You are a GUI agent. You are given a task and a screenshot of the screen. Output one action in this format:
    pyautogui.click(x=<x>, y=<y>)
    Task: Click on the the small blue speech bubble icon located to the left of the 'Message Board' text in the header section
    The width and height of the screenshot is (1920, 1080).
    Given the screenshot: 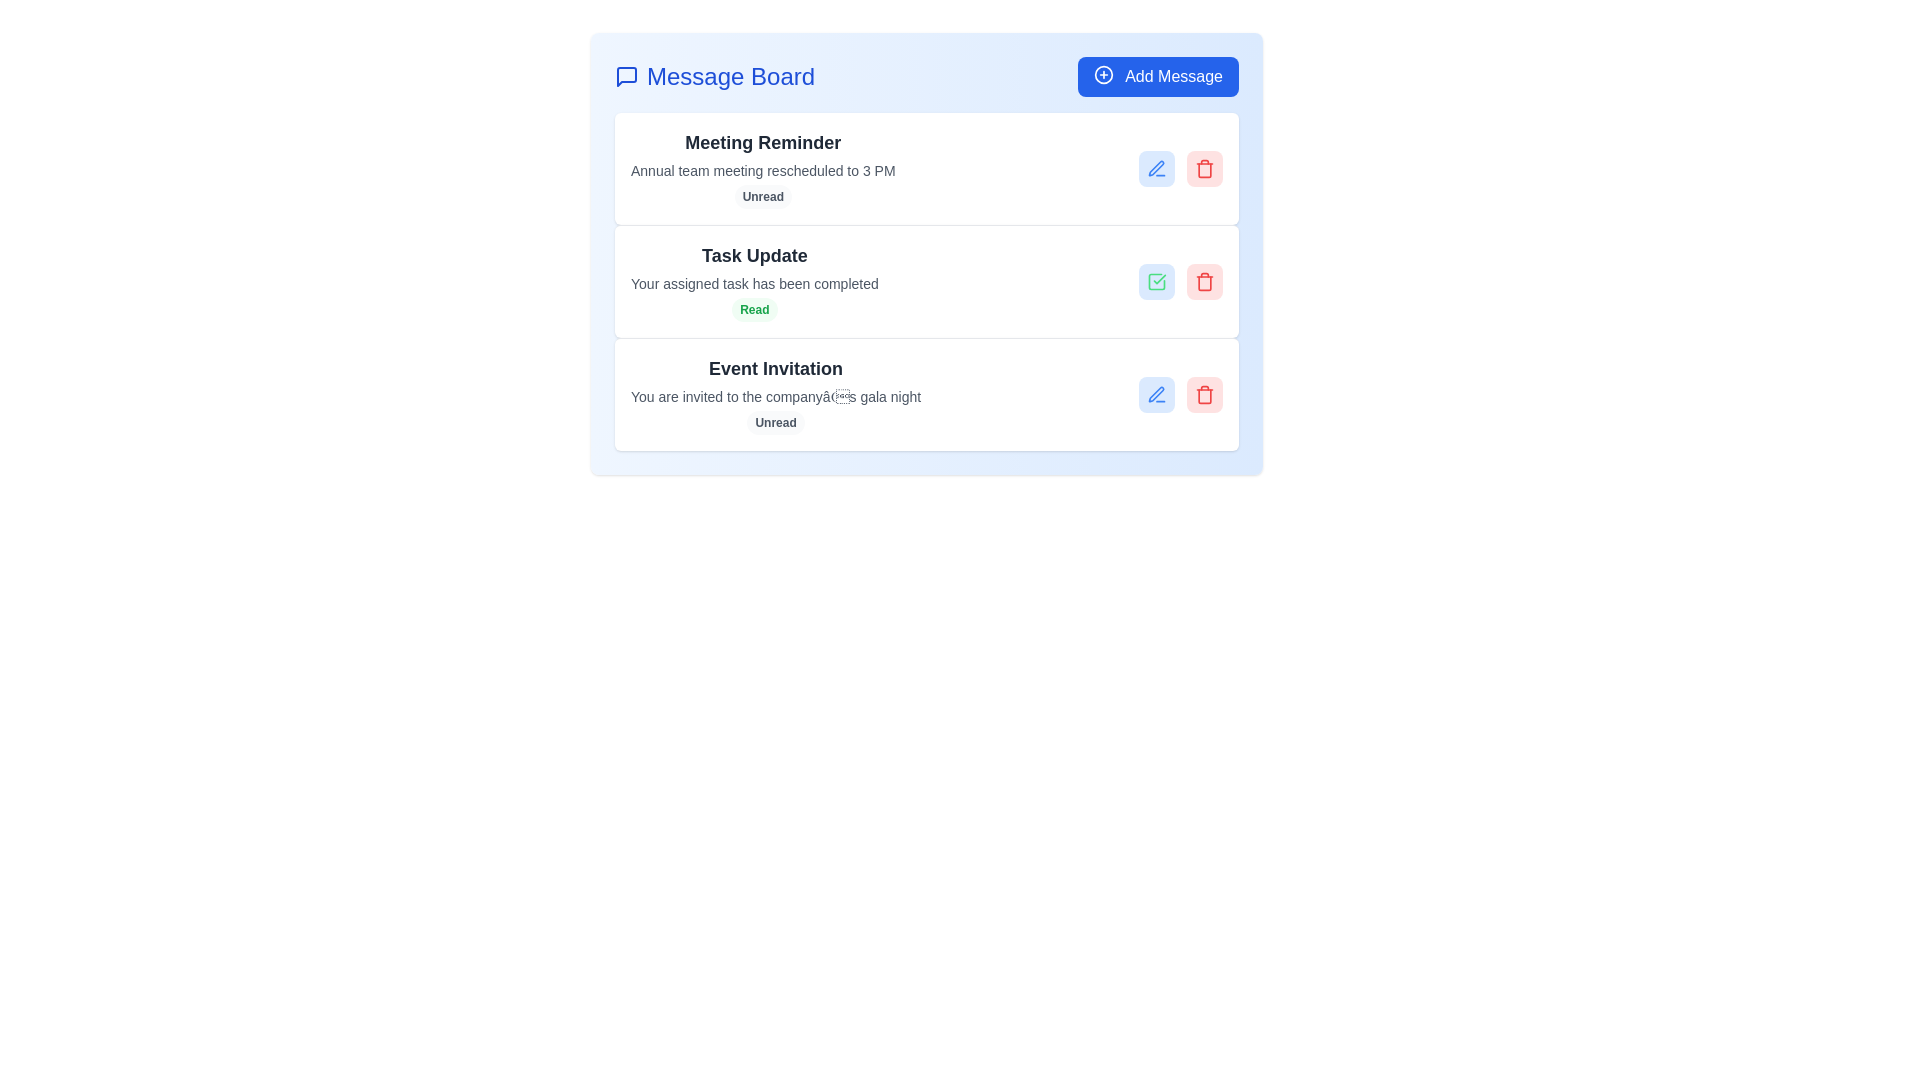 What is the action you would take?
    pyautogui.click(x=626, y=76)
    